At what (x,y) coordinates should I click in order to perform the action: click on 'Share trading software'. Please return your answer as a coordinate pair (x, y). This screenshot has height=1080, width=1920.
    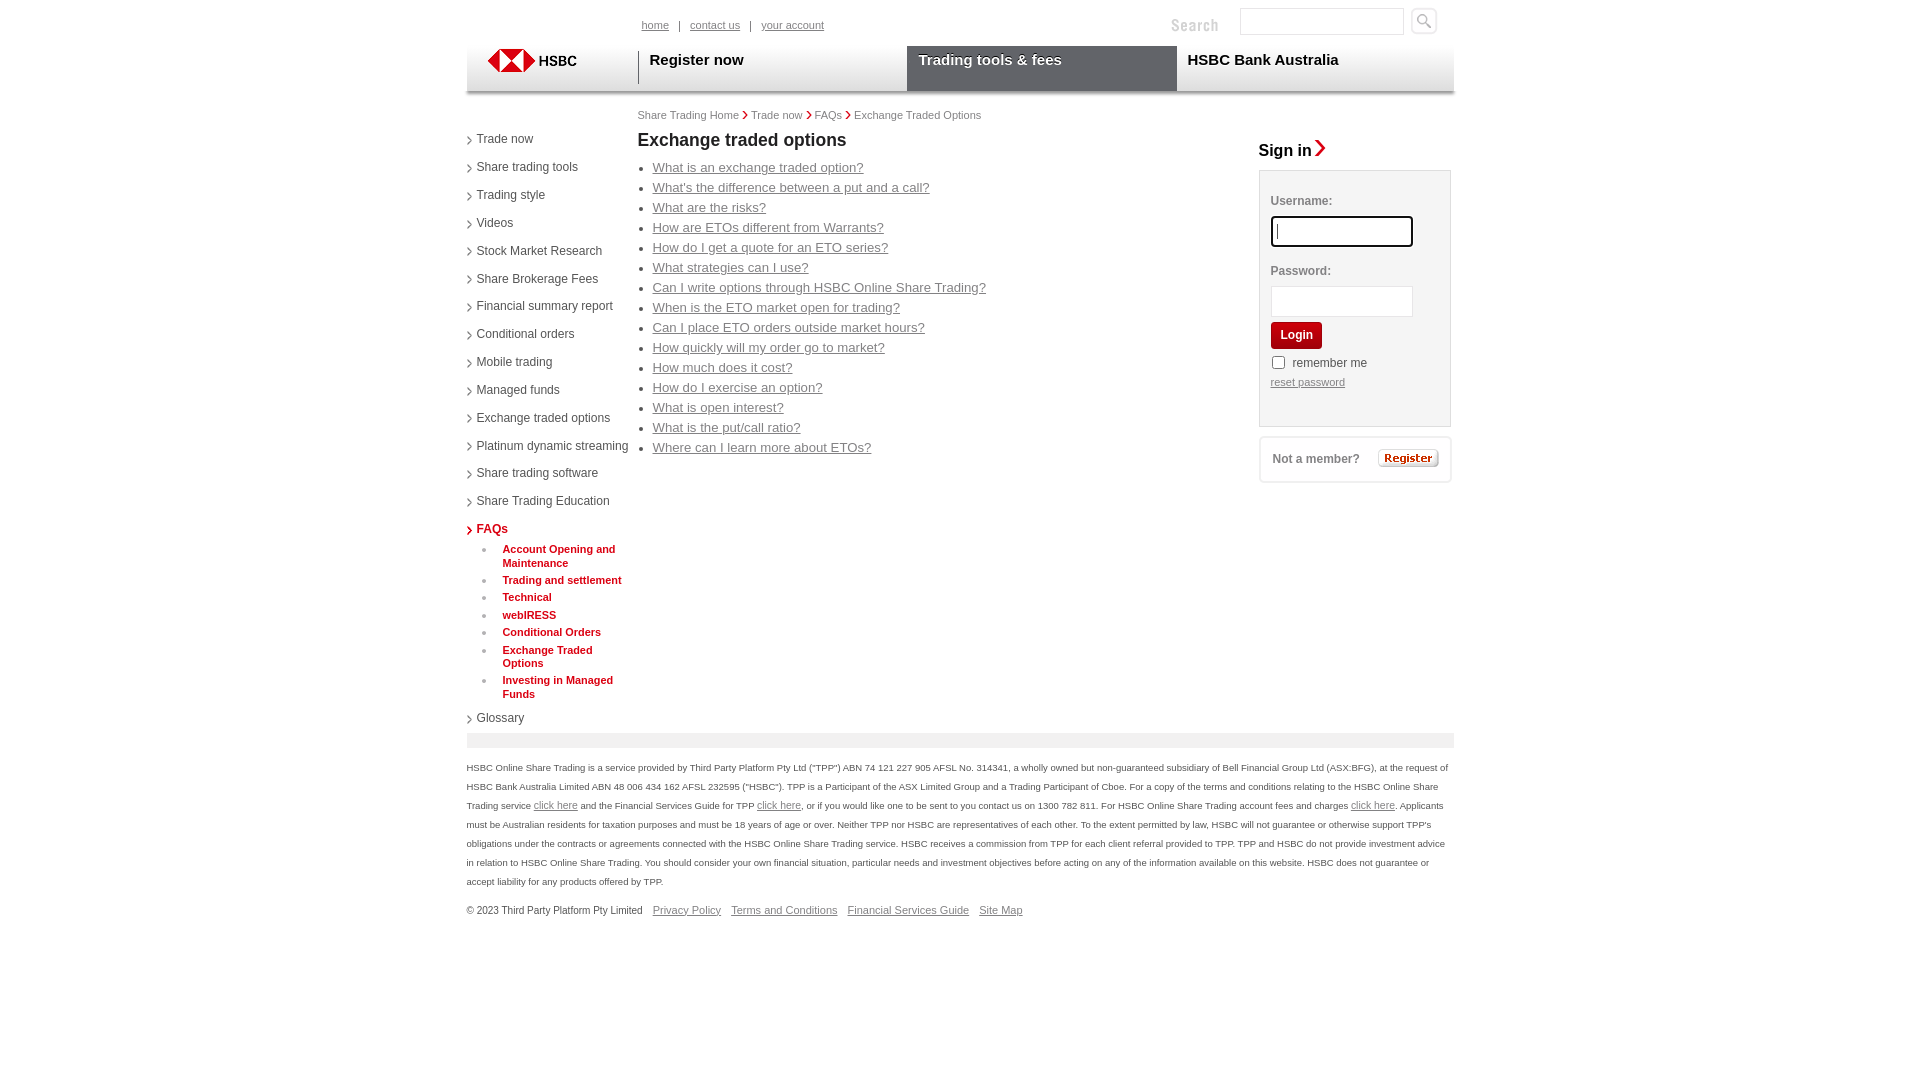
    Looking at the image, I should click on (532, 474).